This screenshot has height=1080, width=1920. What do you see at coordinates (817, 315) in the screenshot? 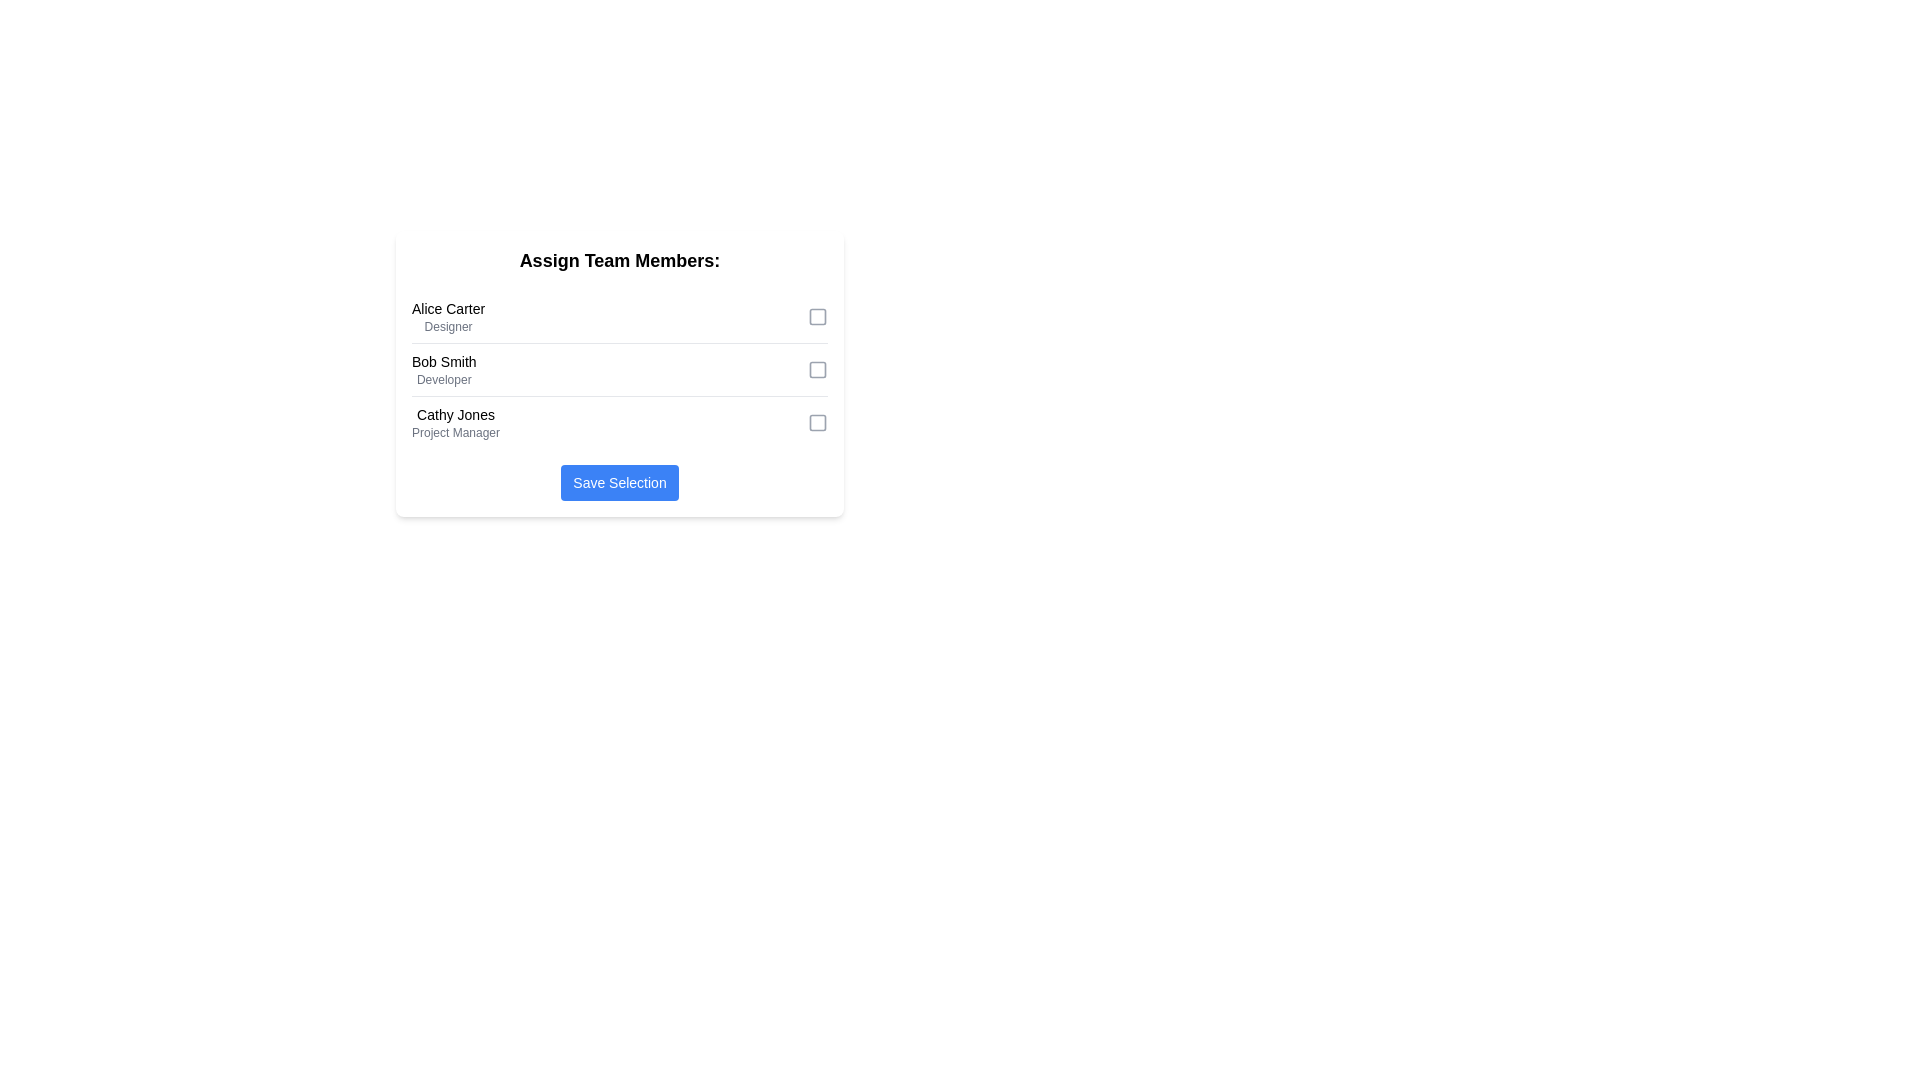
I see `the interactive checkbox next to the 'Alice Carter' label` at bounding box center [817, 315].